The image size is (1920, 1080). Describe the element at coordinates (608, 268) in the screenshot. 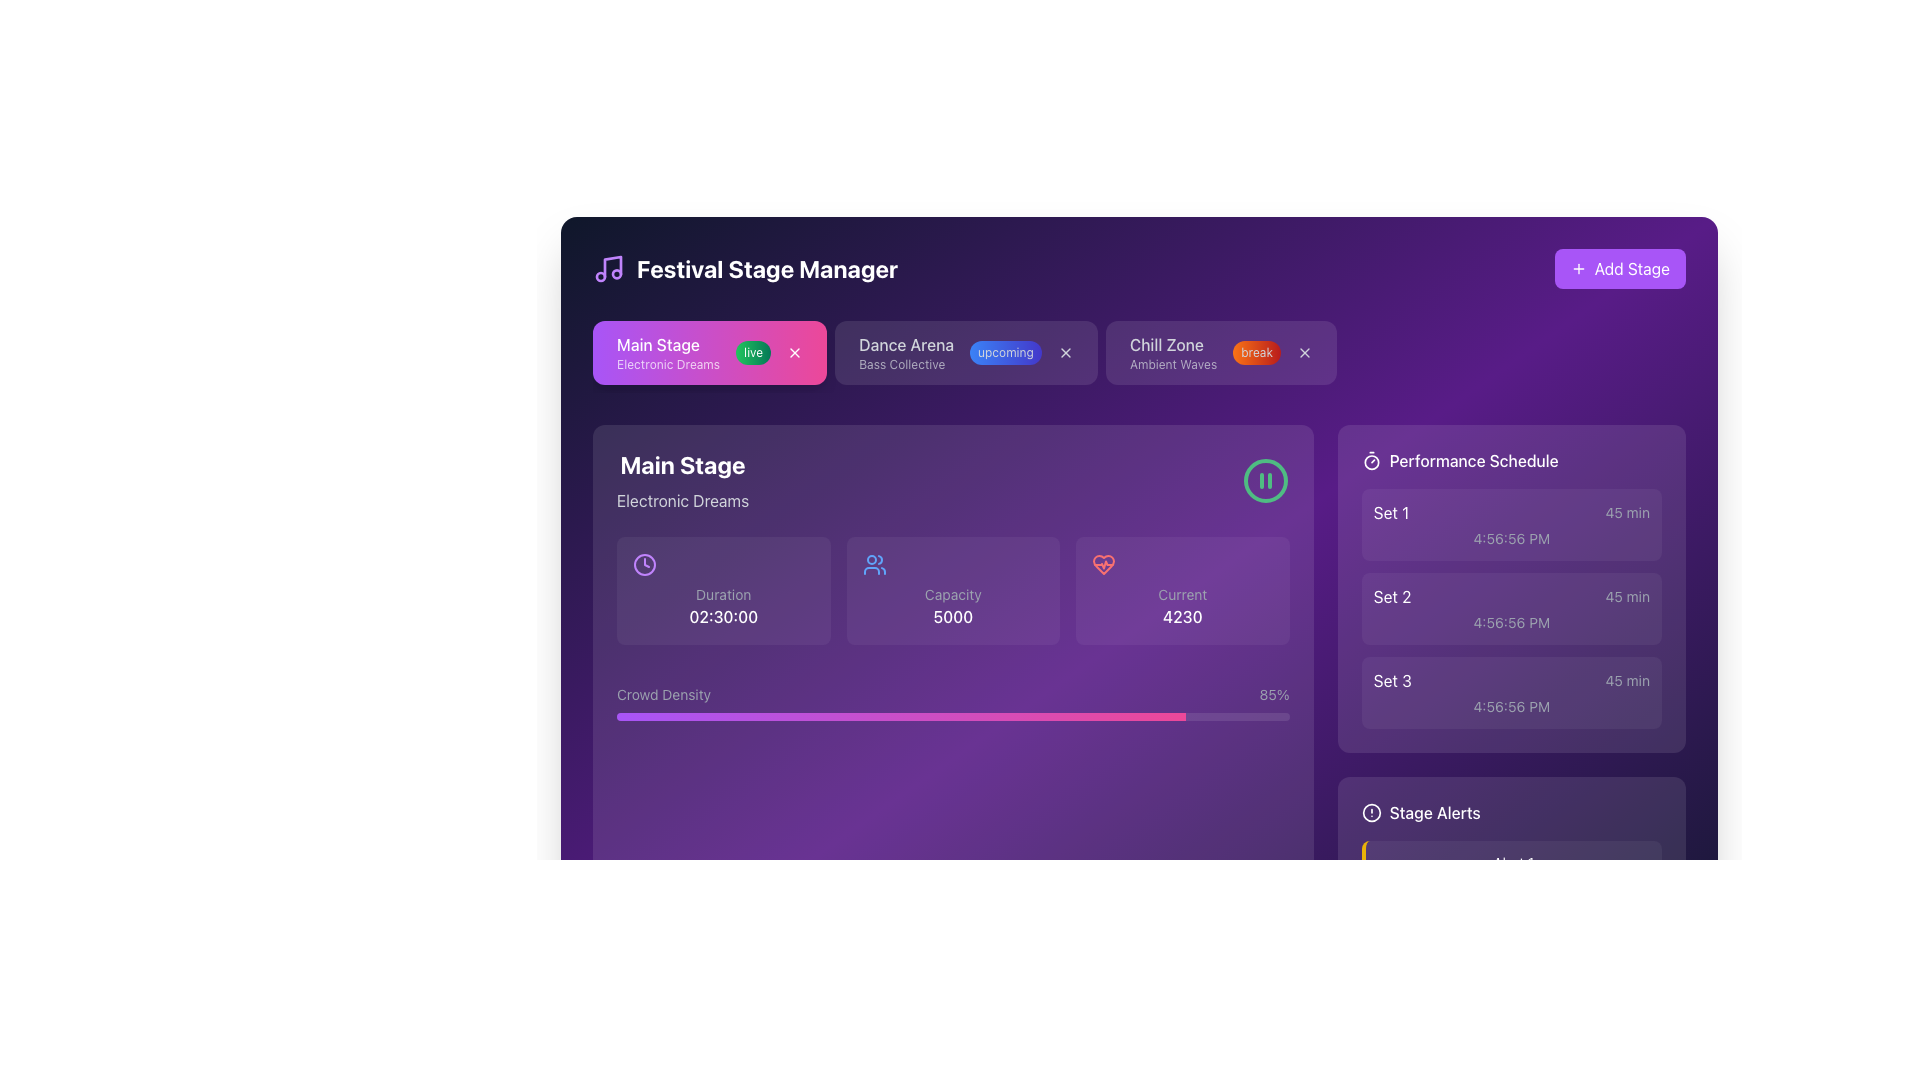

I see `the music-related icon located to the left of the 'Festival Stage Manager' text in the header section of the interface` at that location.